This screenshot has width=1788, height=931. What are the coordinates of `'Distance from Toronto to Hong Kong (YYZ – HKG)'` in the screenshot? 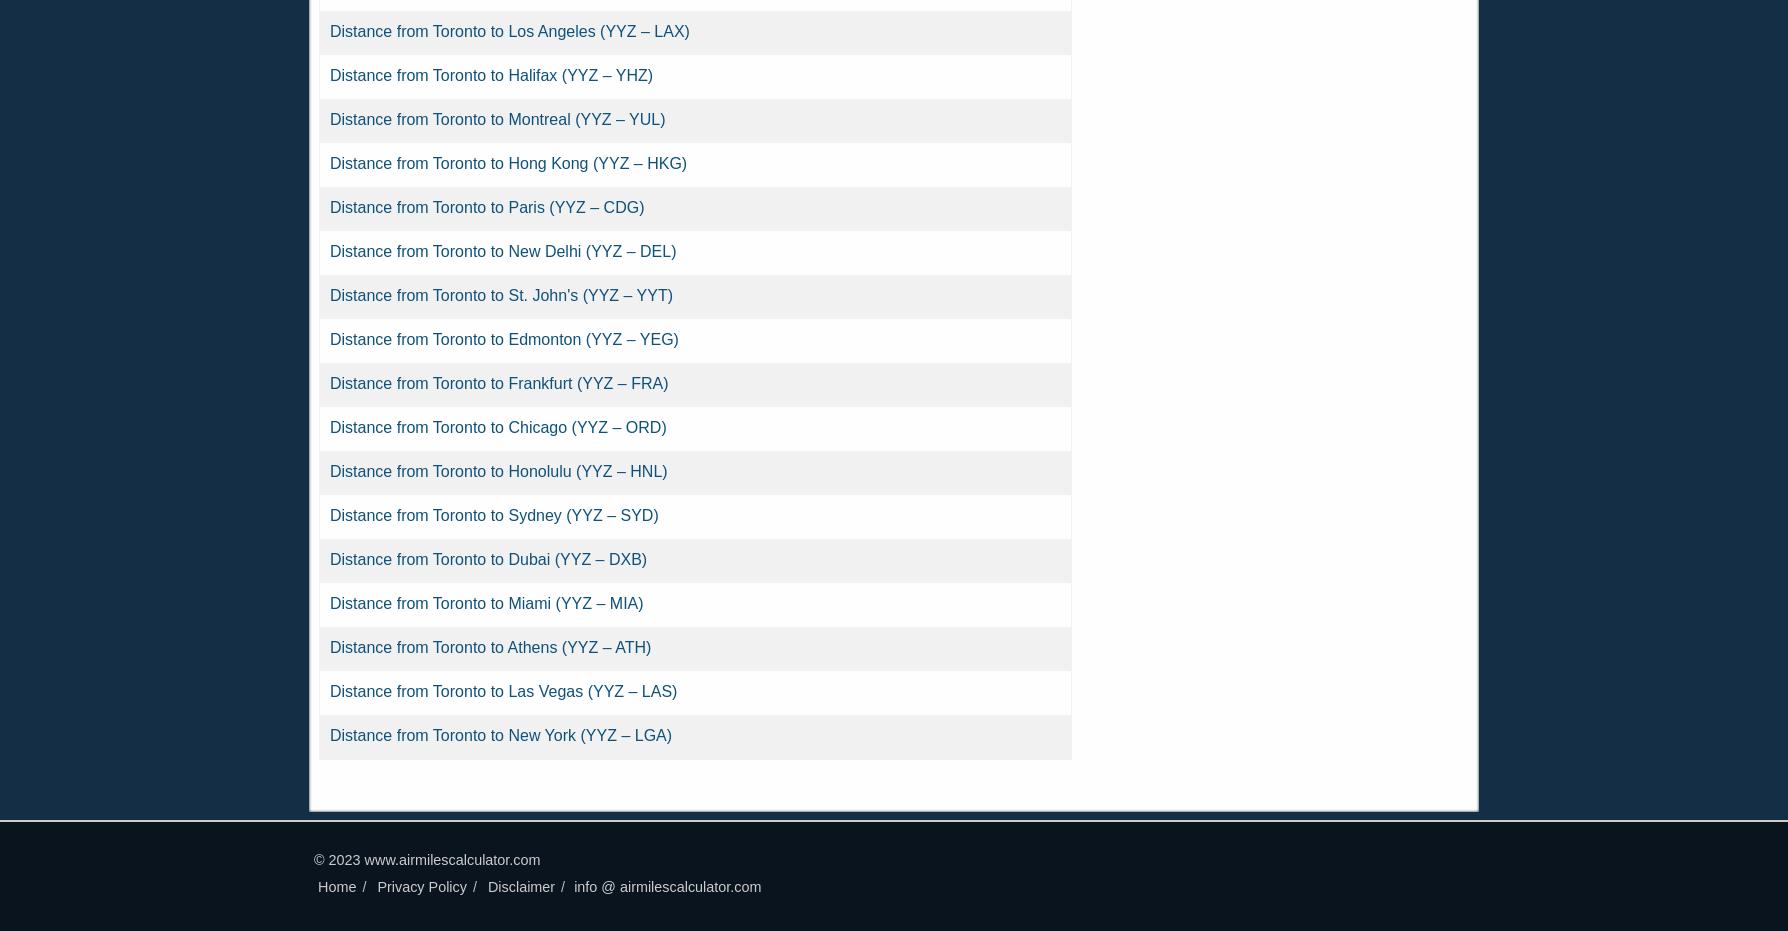 It's located at (508, 162).